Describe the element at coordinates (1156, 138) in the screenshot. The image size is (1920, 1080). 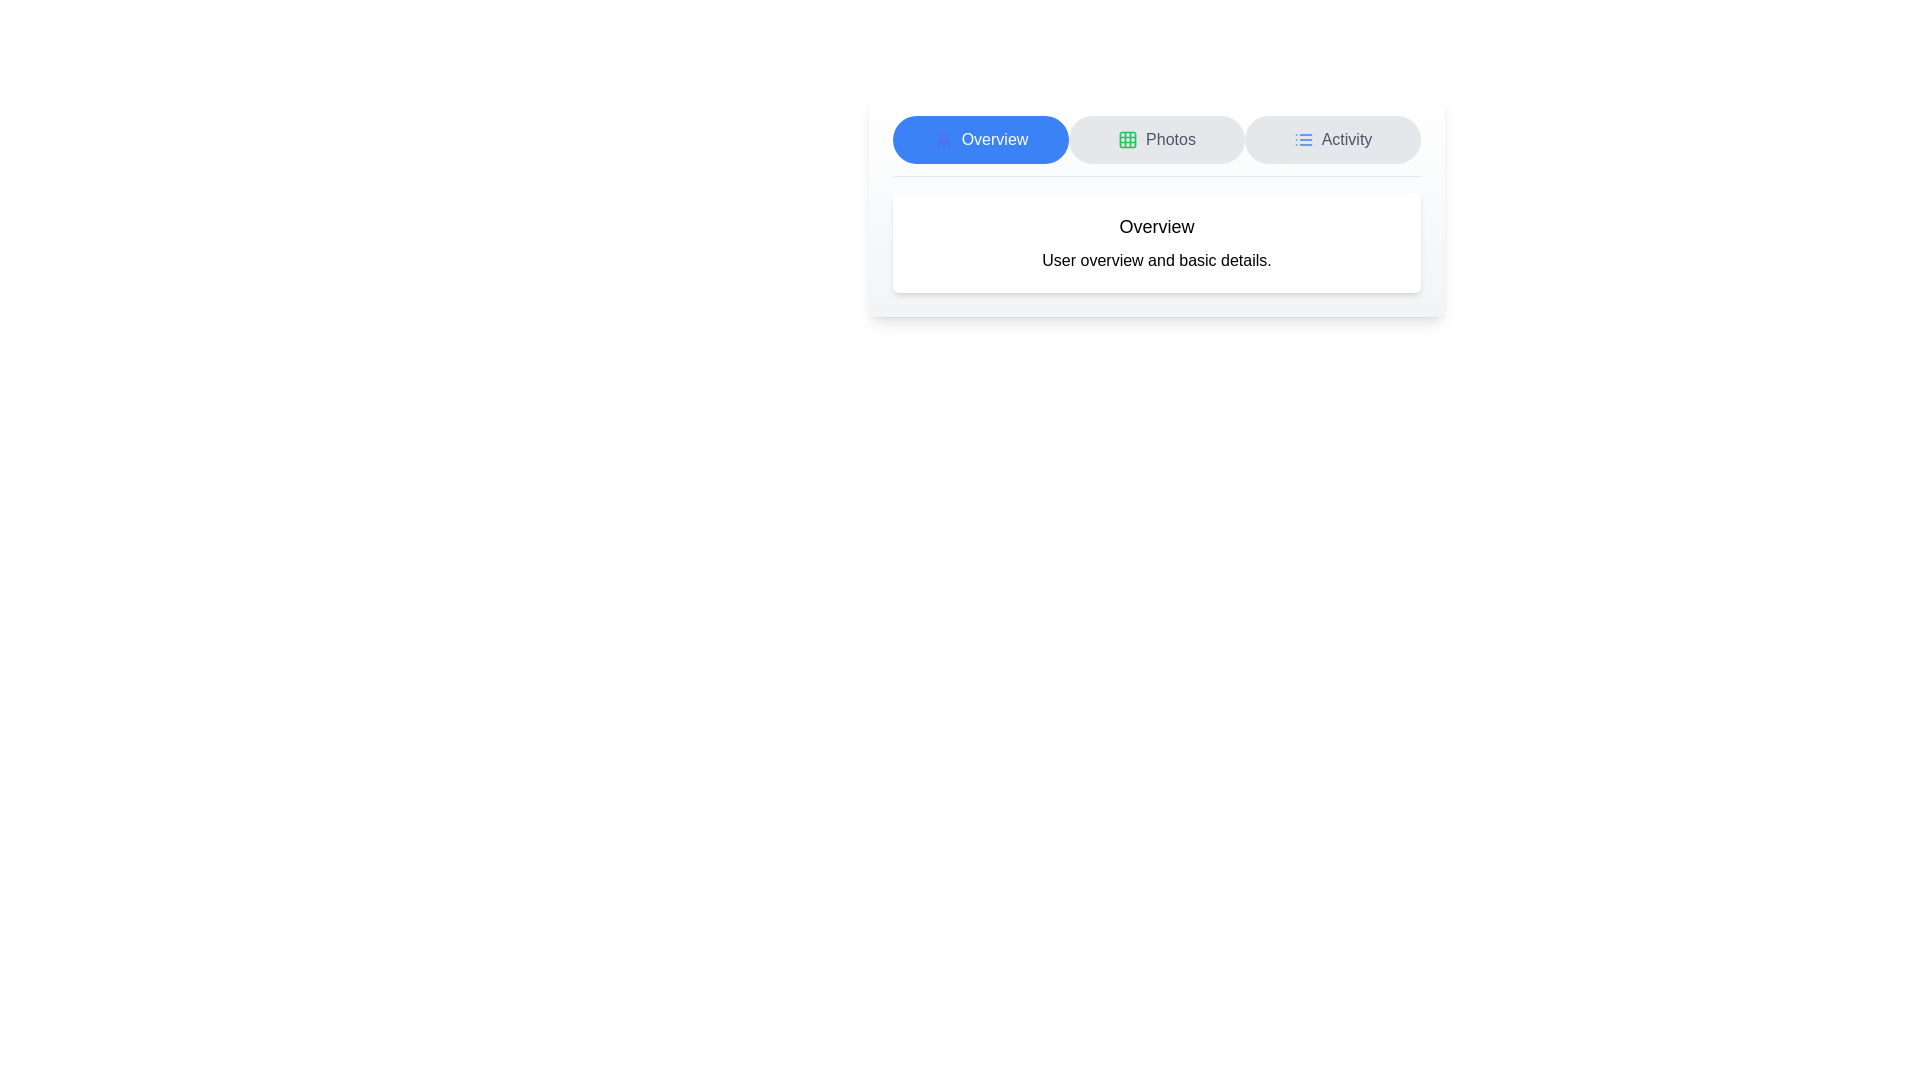
I see `the Photos tab by clicking on its corresponding button` at that location.